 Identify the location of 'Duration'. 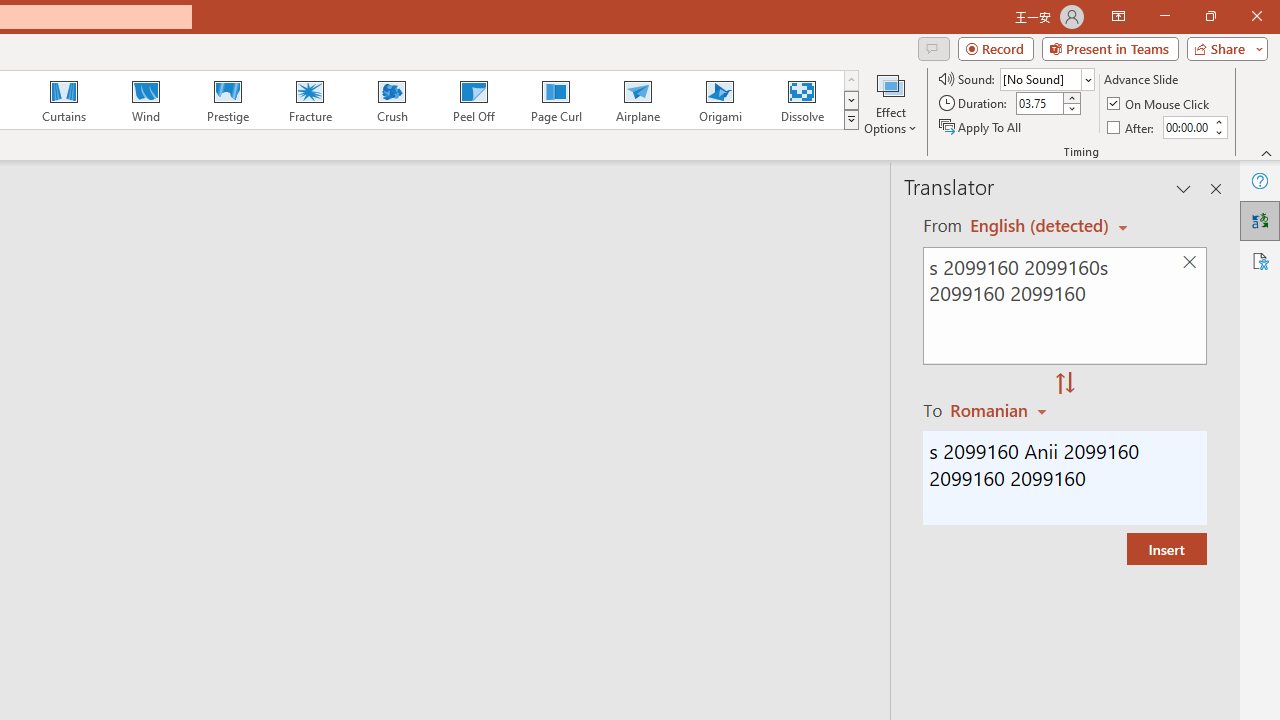
(1040, 103).